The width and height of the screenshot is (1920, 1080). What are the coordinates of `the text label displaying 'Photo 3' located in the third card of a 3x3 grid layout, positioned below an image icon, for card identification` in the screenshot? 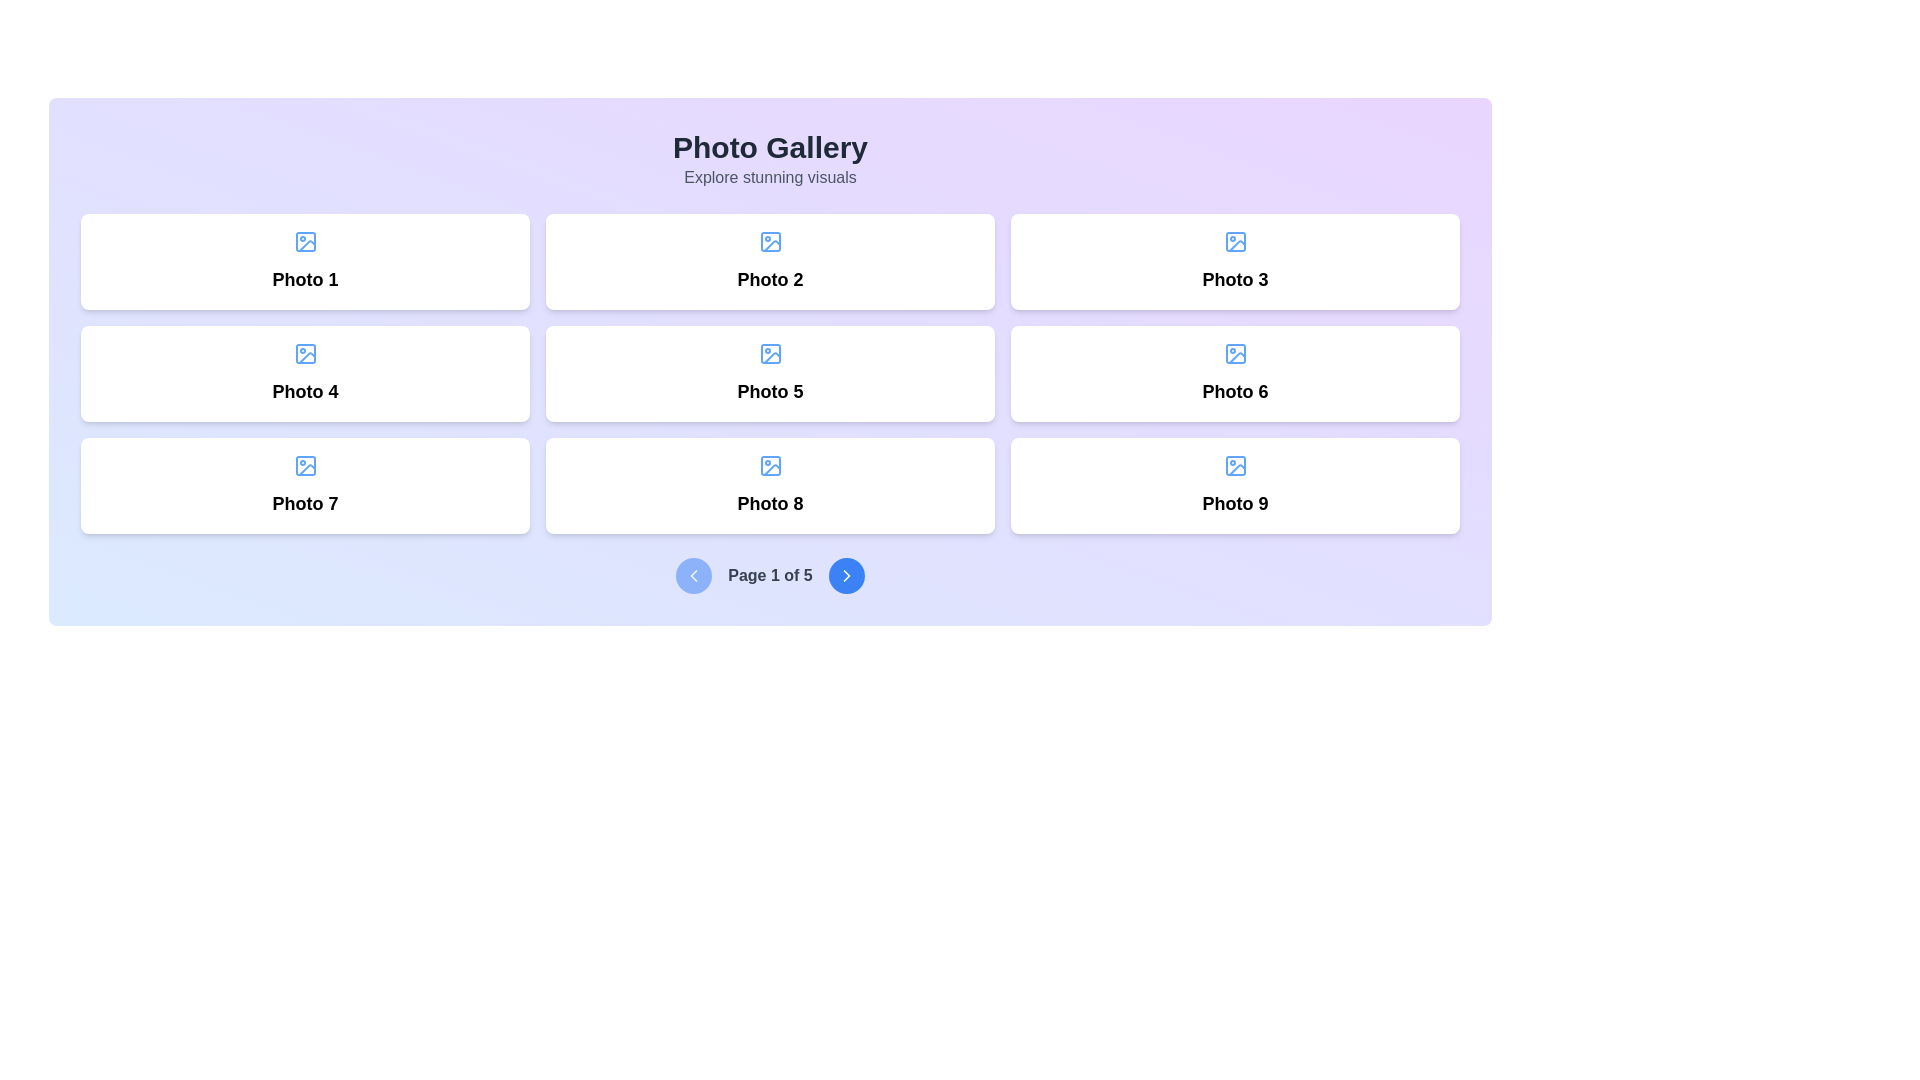 It's located at (1234, 280).